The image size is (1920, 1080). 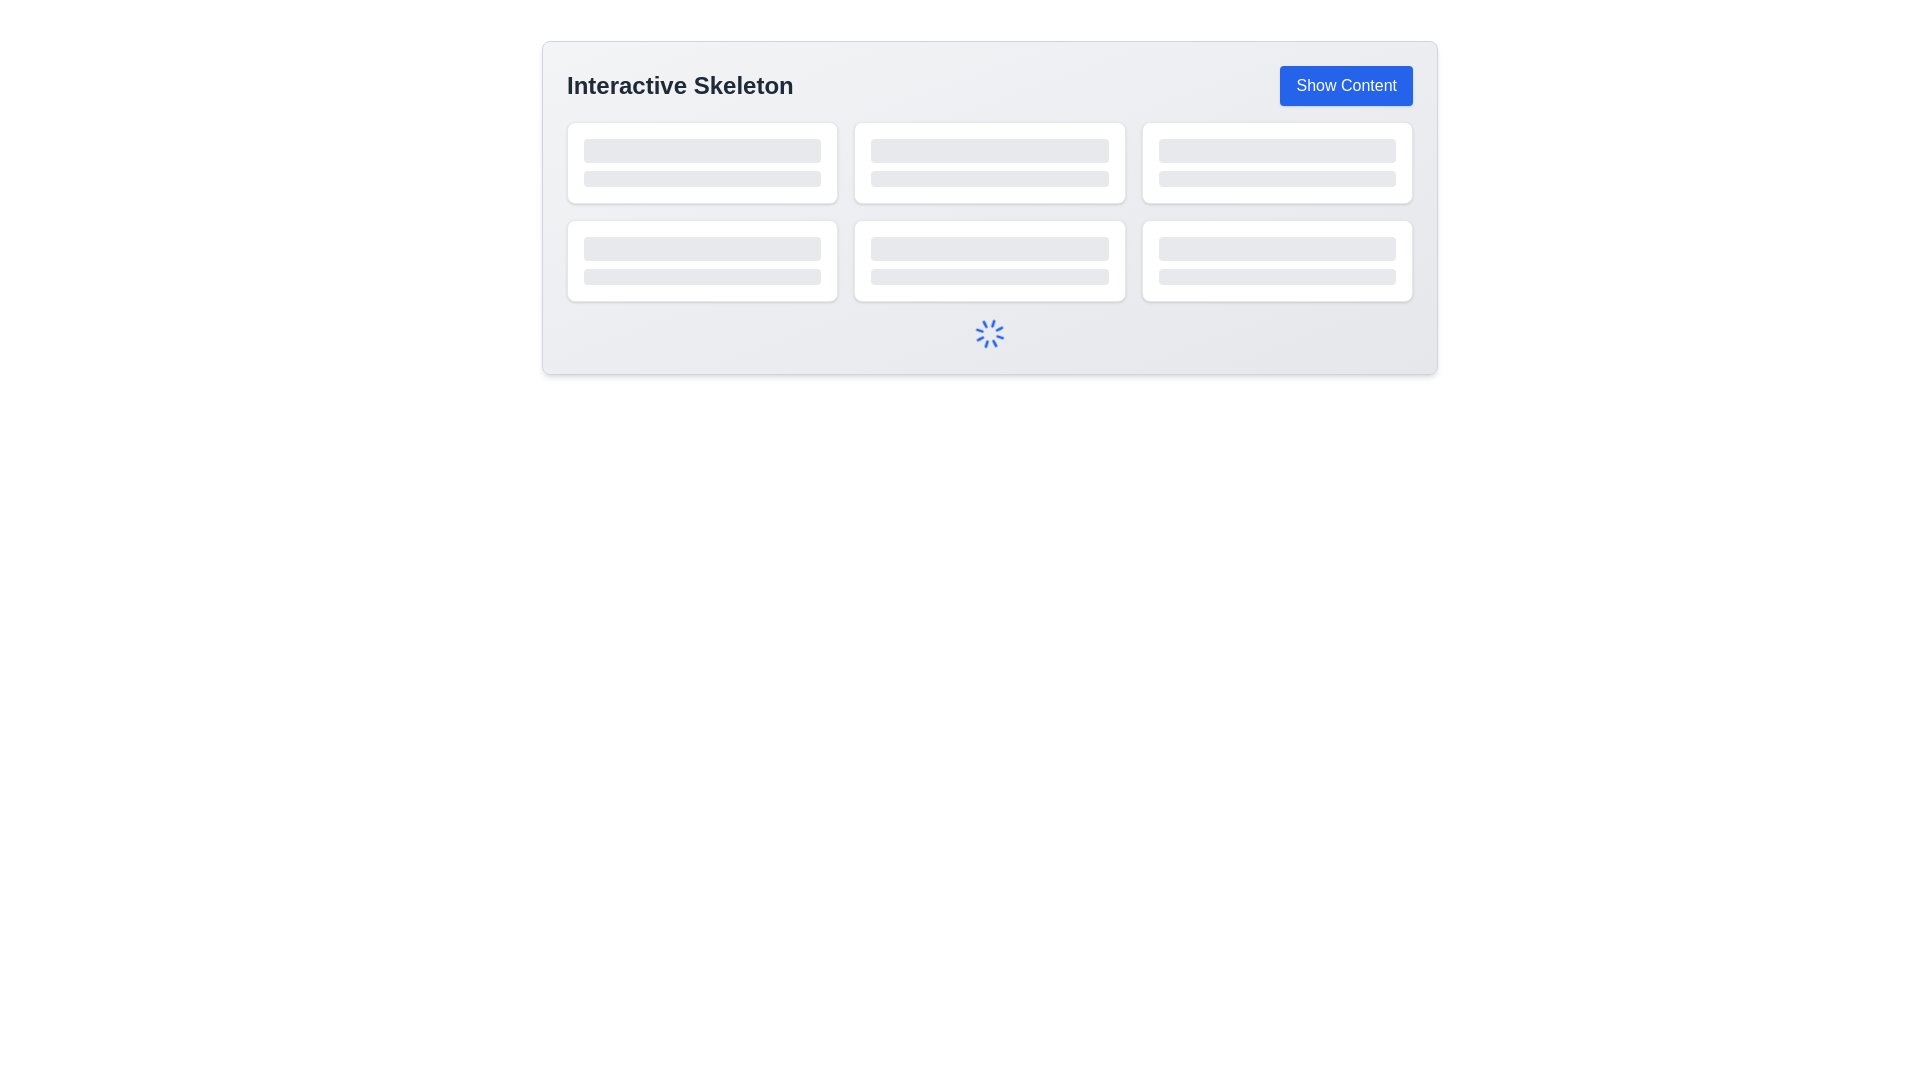 What do you see at coordinates (702, 161) in the screenshot?
I see `the Skeleton card, which is the first card in a grid layout located in the top-left position, indicating that content is loading` at bounding box center [702, 161].